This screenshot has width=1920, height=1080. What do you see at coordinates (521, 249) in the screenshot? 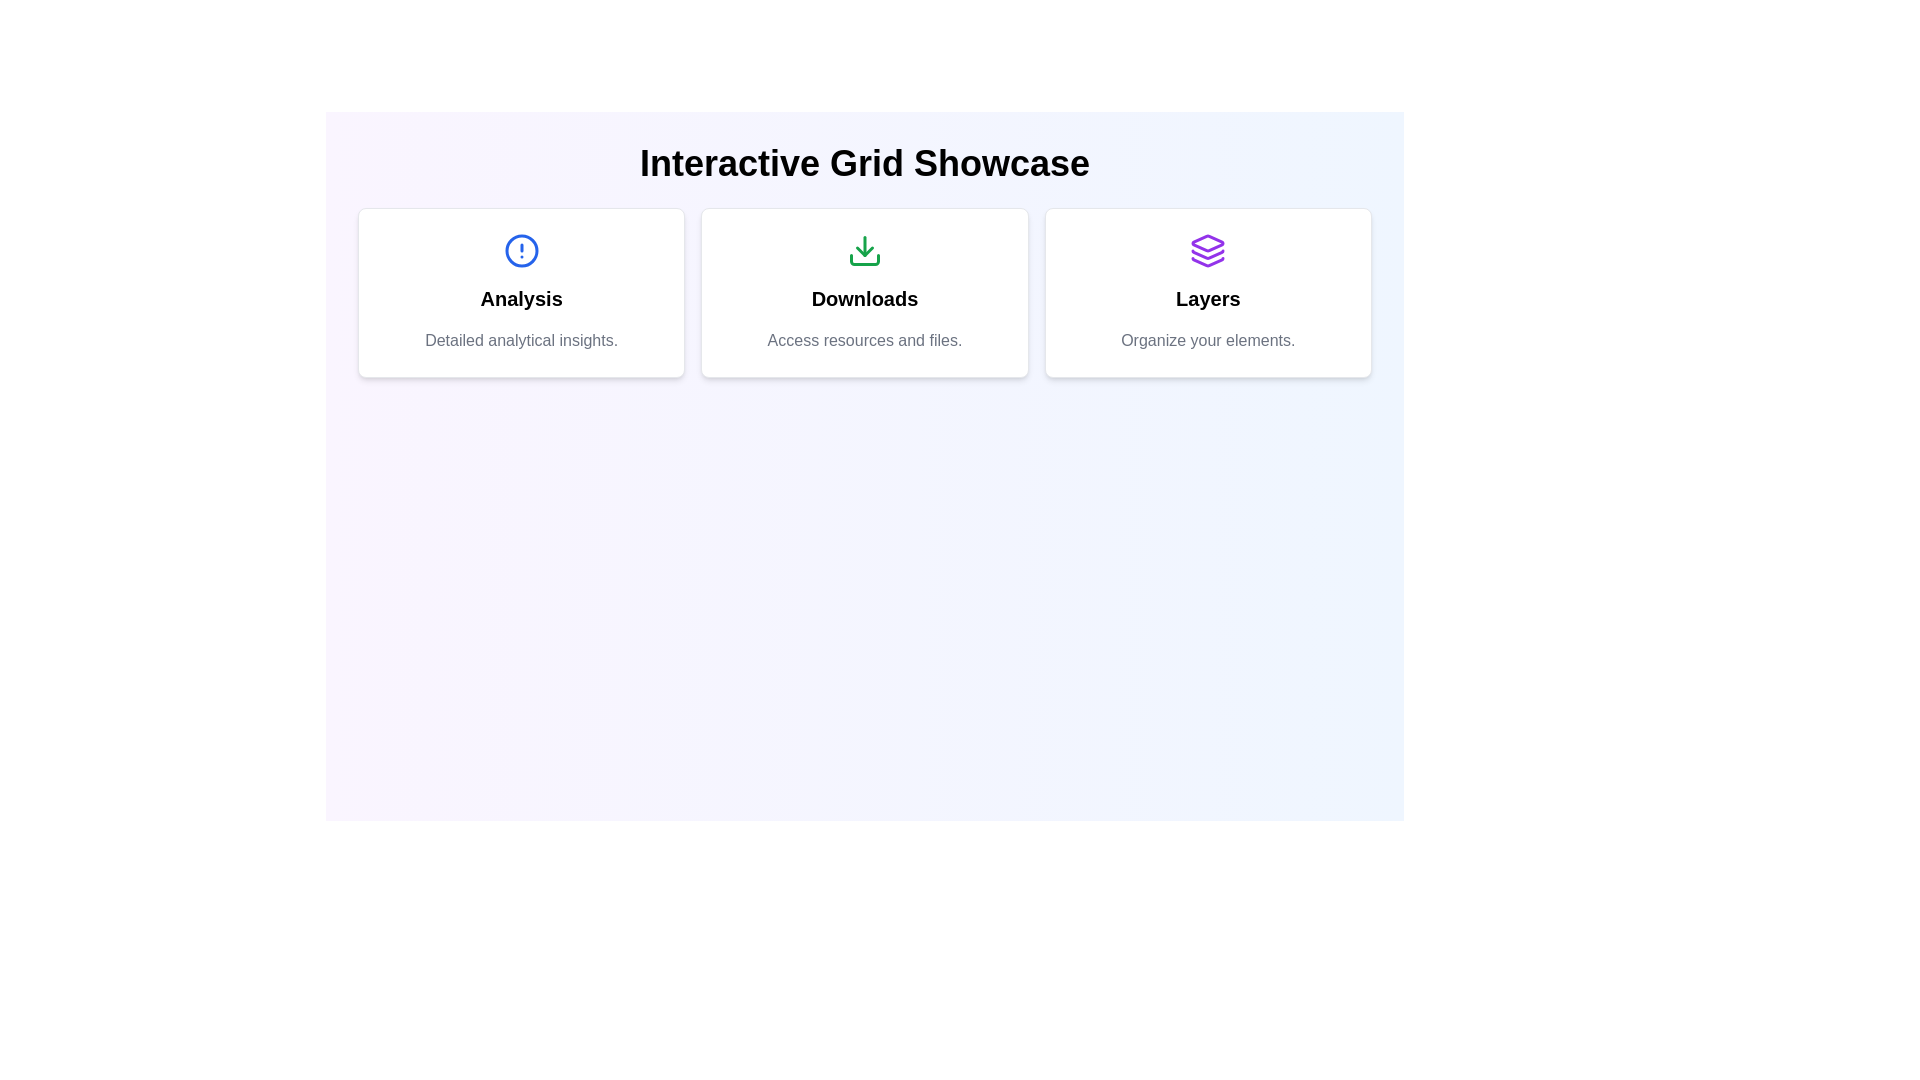
I see `the circular icon with a blue outline and an exclamation mark in the center, located at the top center of the 'Analysis' card` at bounding box center [521, 249].